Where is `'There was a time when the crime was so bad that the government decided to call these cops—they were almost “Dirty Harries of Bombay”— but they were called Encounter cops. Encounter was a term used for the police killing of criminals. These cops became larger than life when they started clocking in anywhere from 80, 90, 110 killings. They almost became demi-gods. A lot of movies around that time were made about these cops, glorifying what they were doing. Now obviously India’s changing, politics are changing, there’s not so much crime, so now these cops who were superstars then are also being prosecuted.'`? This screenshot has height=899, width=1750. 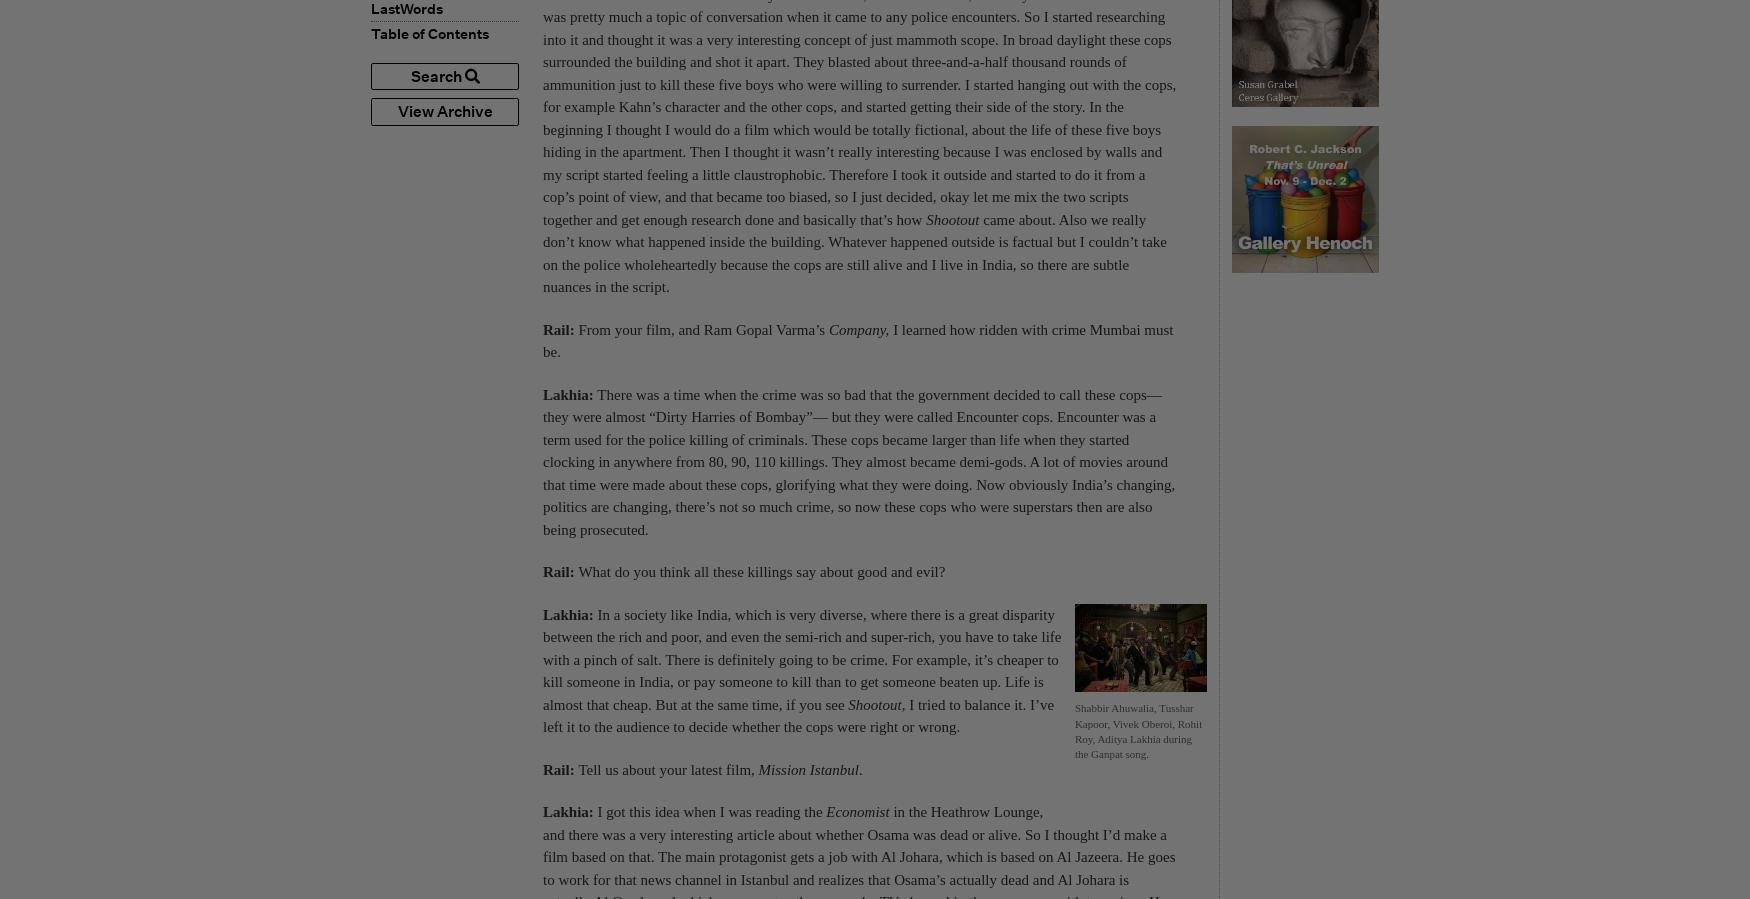
'There was a time when the crime was so bad that the government decided to call these cops—they were almost “Dirty Harries of Bombay”— but they were called Encounter cops. Encounter was a term used for the police killing of criminals. These cops became larger than life when they started clocking in anywhere from 80, 90, 110 killings. They almost became demi-gods. A lot of movies around that time were made about these cops, glorifying what they were doing. Now obviously India’s changing, politics are changing, there’s not so much crime, so now these cops who were superstars then are also being prosecuted.' is located at coordinates (859, 461).